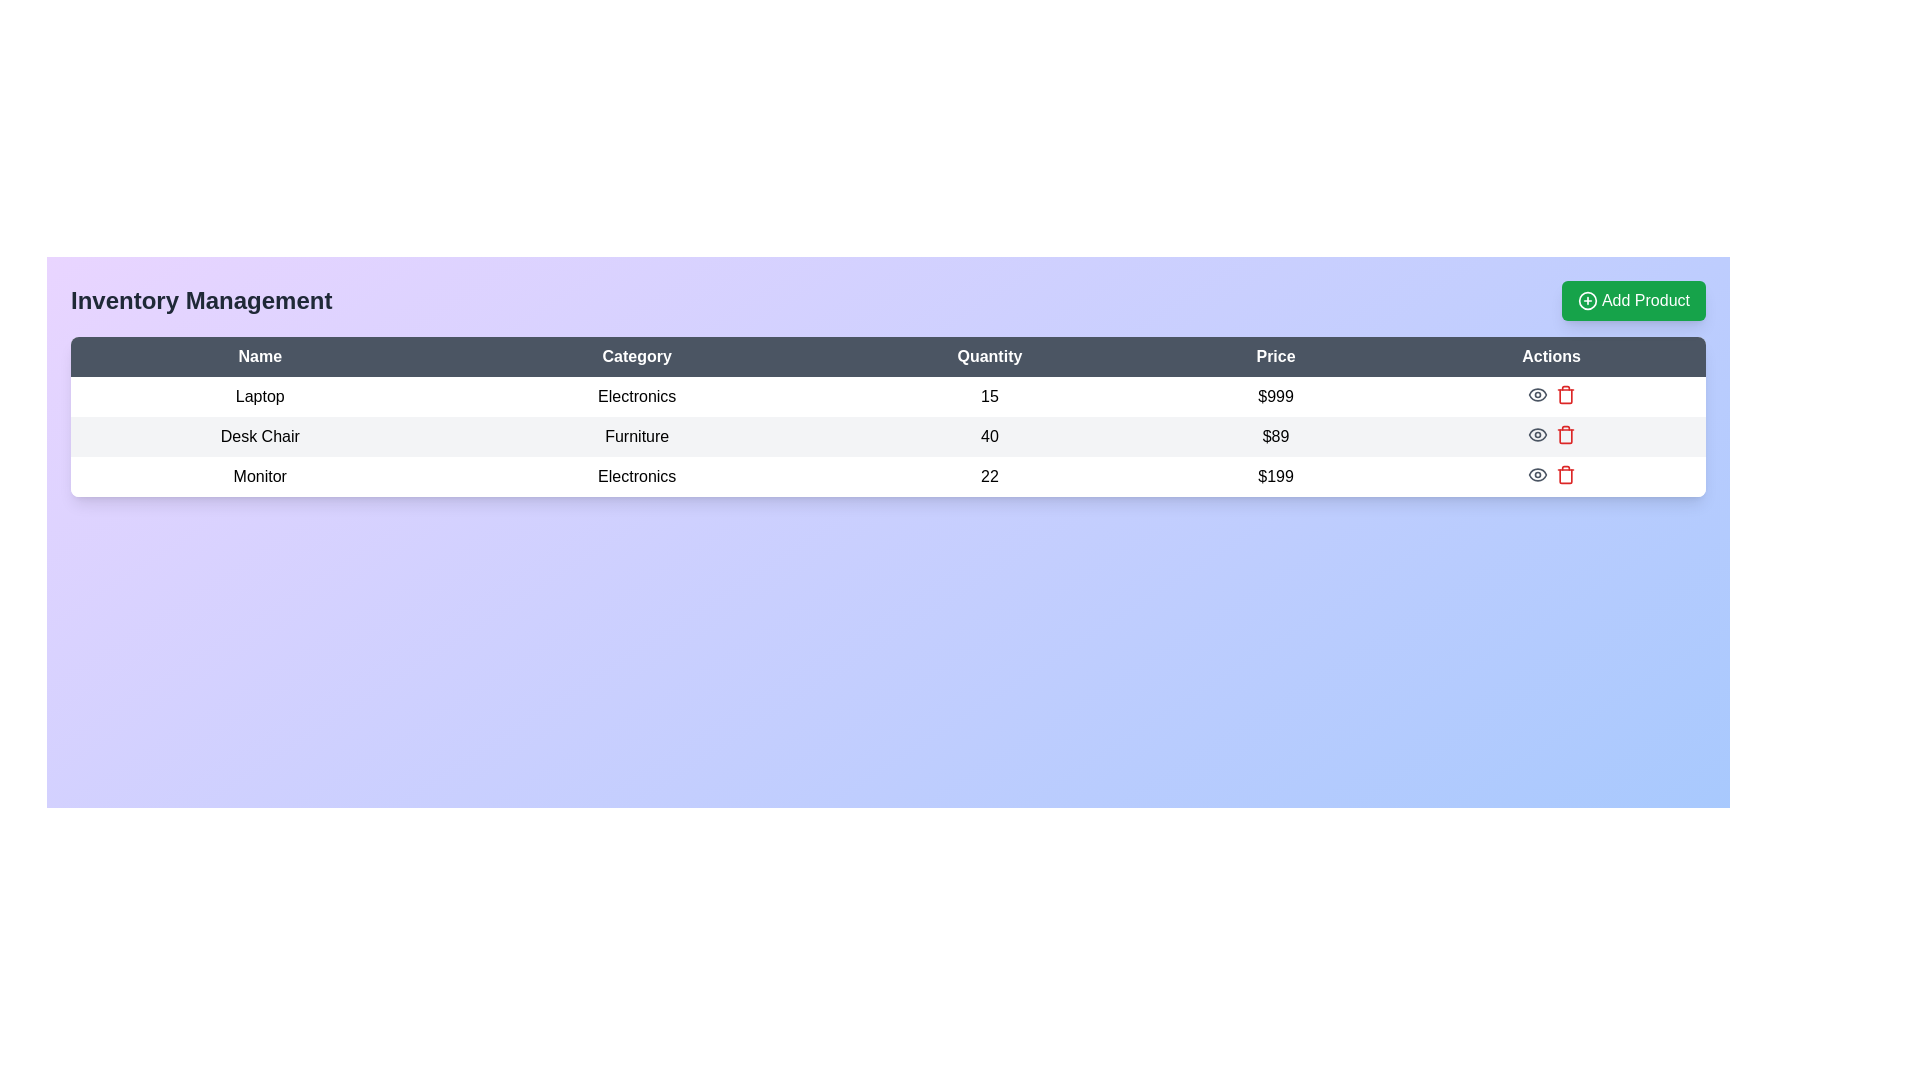 This screenshot has width=1920, height=1080. What do you see at coordinates (1564, 474) in the screenshot?
I see `the red-colored trash bin icon, which is the third interactive icon in the last row of the table under the 'Actions' column` at bounding box center [1564, 474].